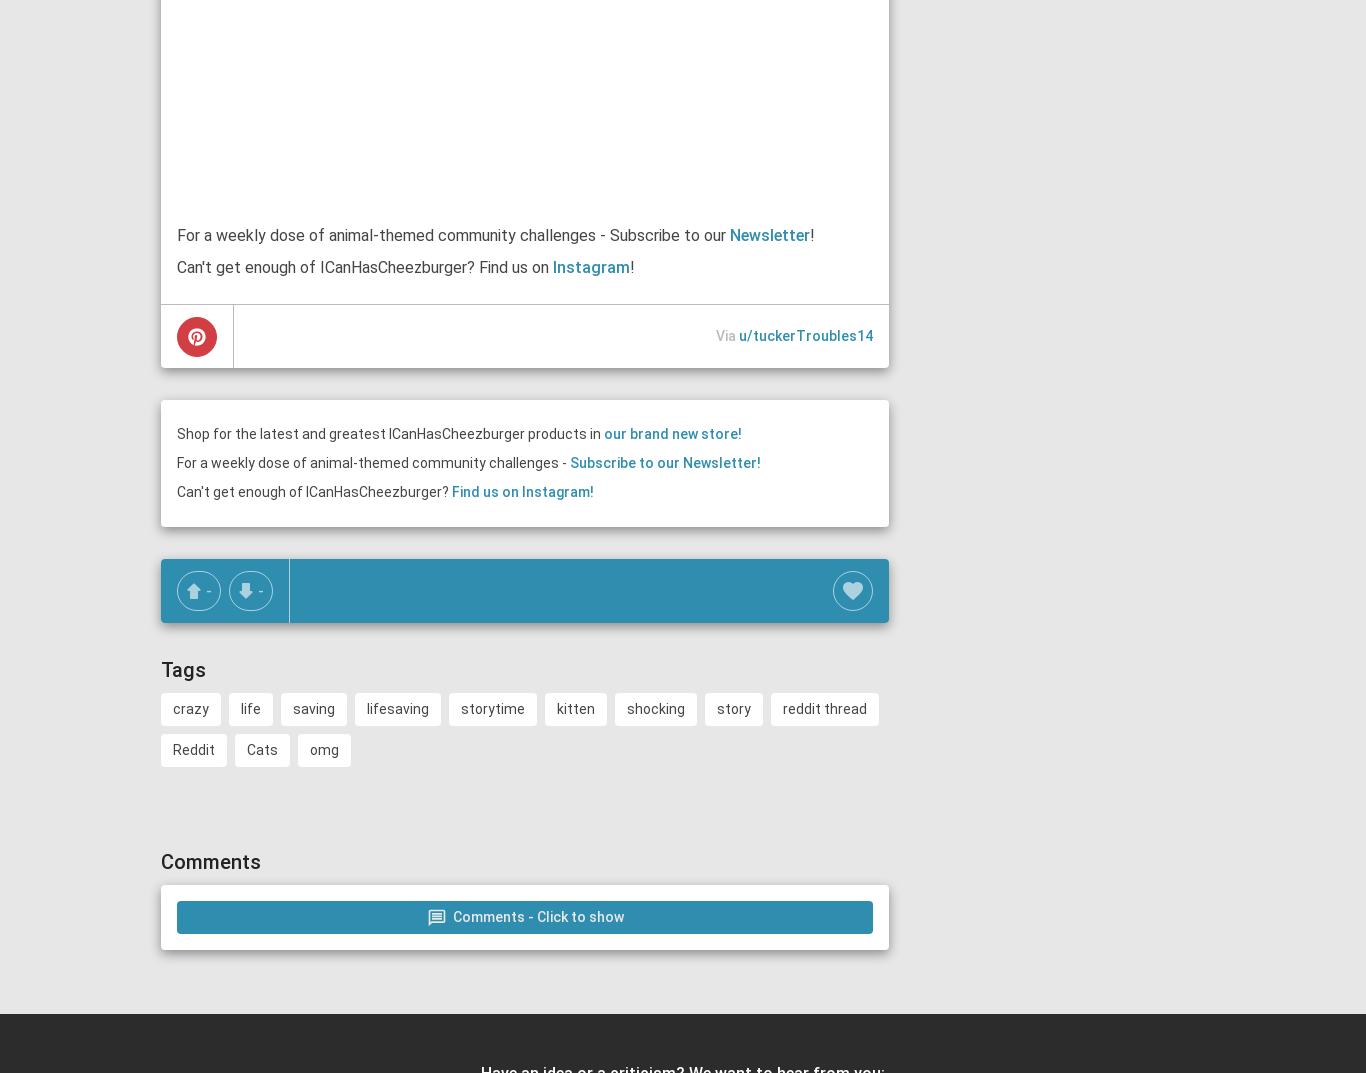  What do you see at coordinates (389, 434) in the screenshot?
I see `'Shop for the latest and greatest ICanHasCheezburger products in'` at bounding box center [389, 434].